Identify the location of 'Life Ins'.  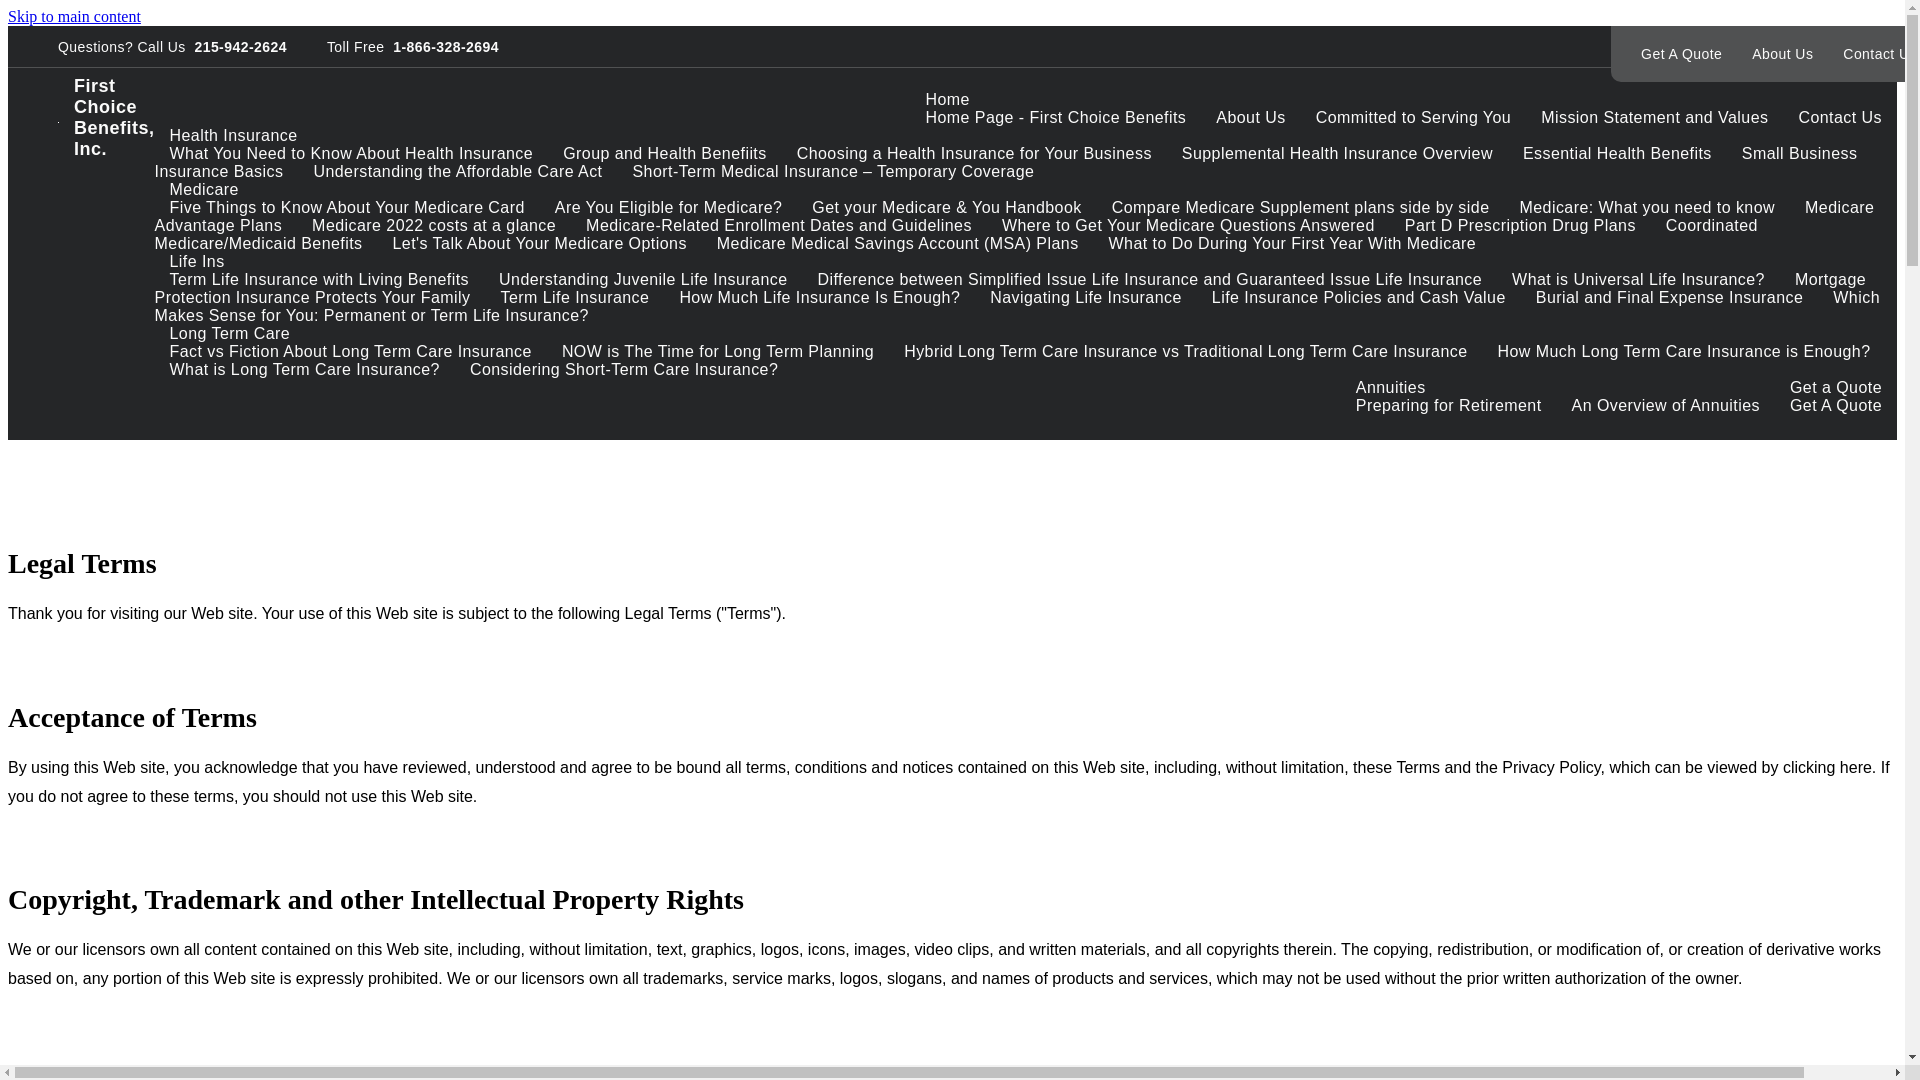
(153, 260).